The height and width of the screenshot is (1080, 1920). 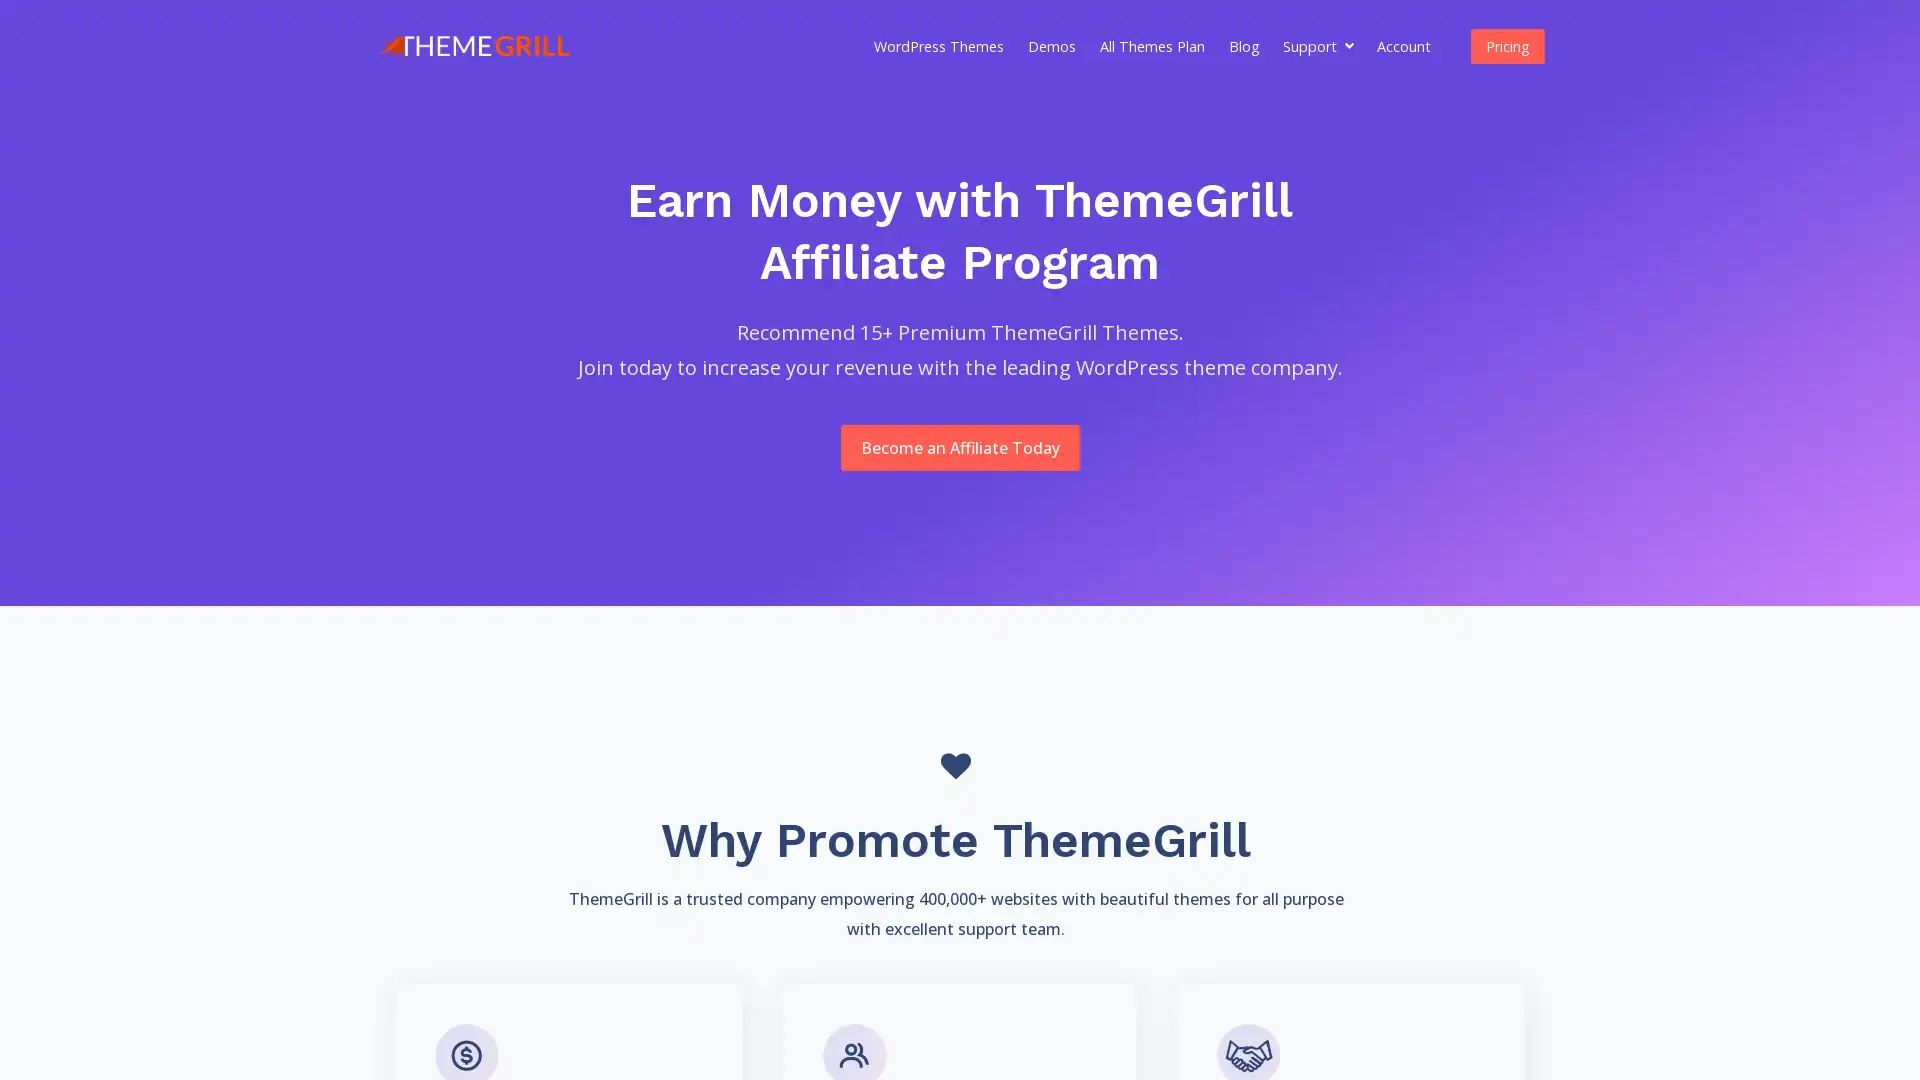 What do you see at coordinates (958, 446) in the screenshot?
I see `Become an Affiliate Today` at bounding box center [958, 446].